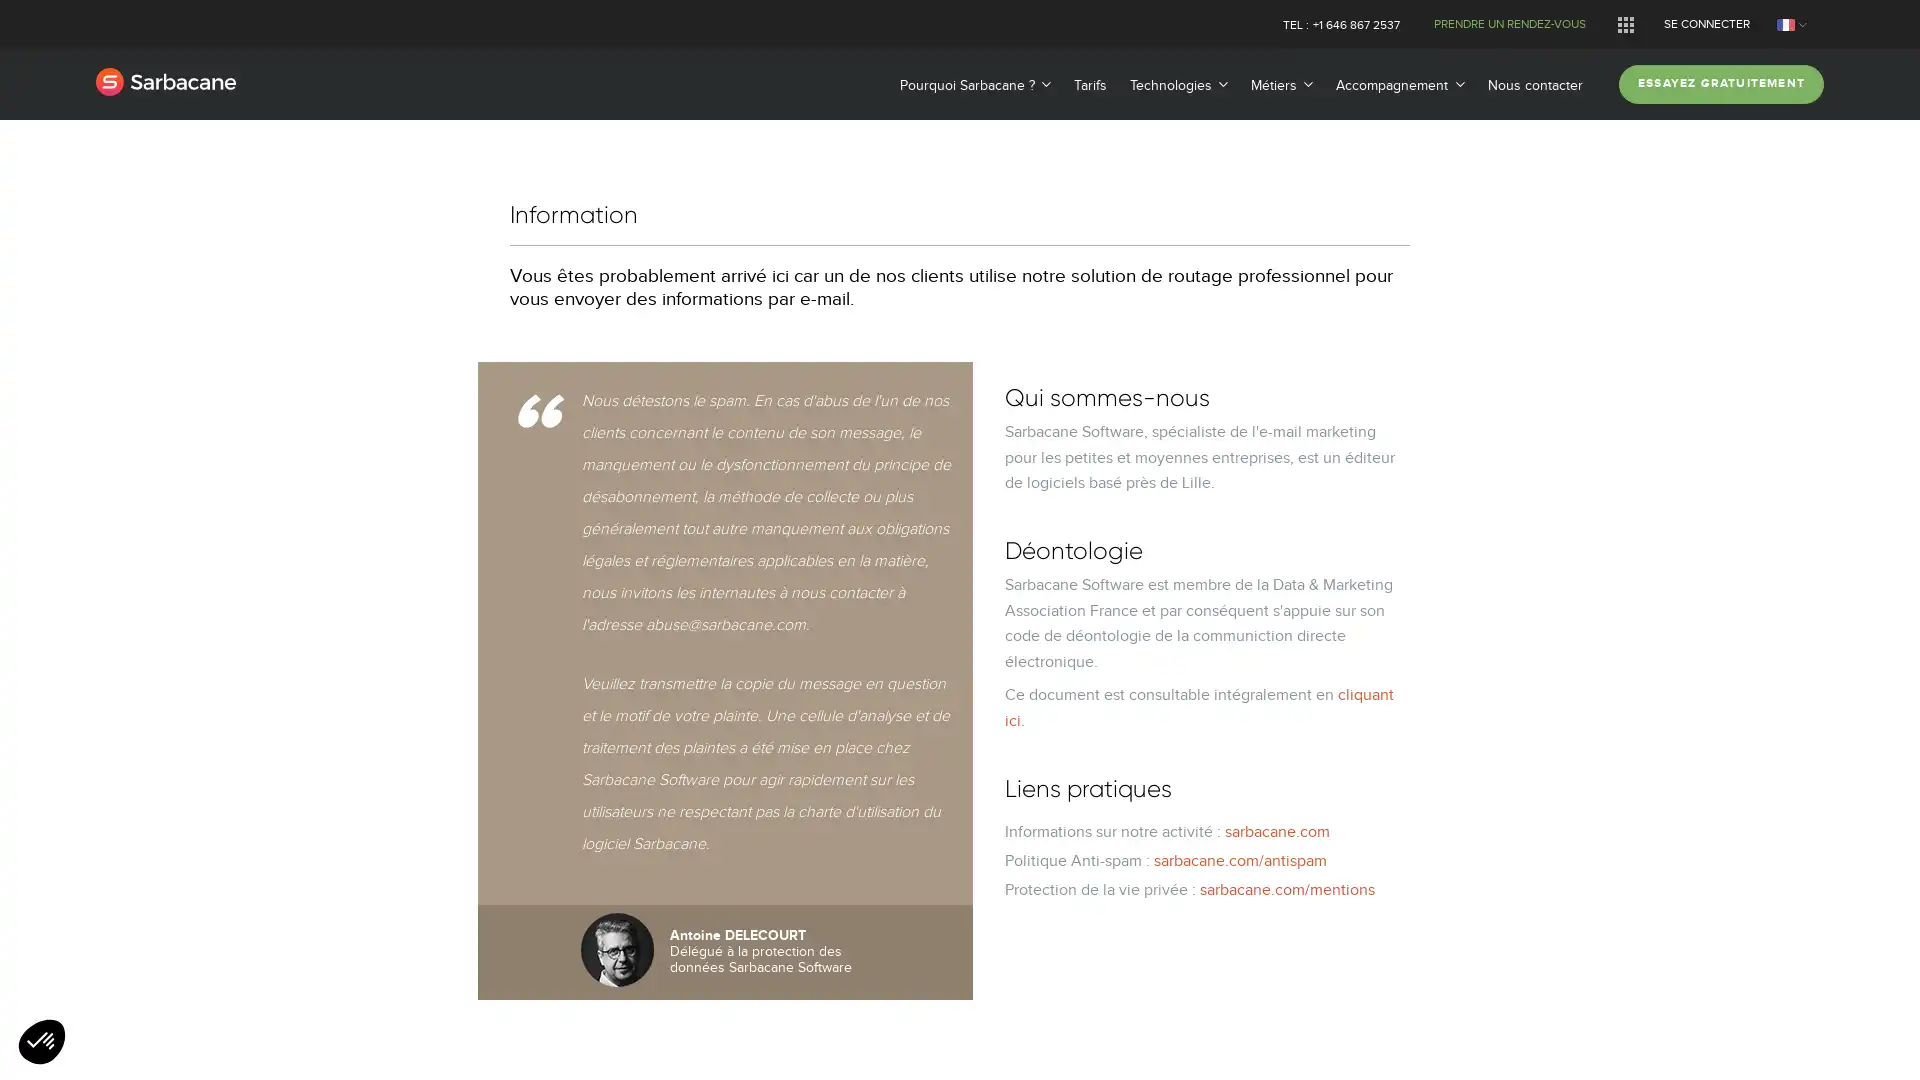 This screenshot has height=1080, width=1920. What do you see at coordinates (958, 641) in the screenshot?
I see `Consentements certifies par` at bounding box center [958, 641].